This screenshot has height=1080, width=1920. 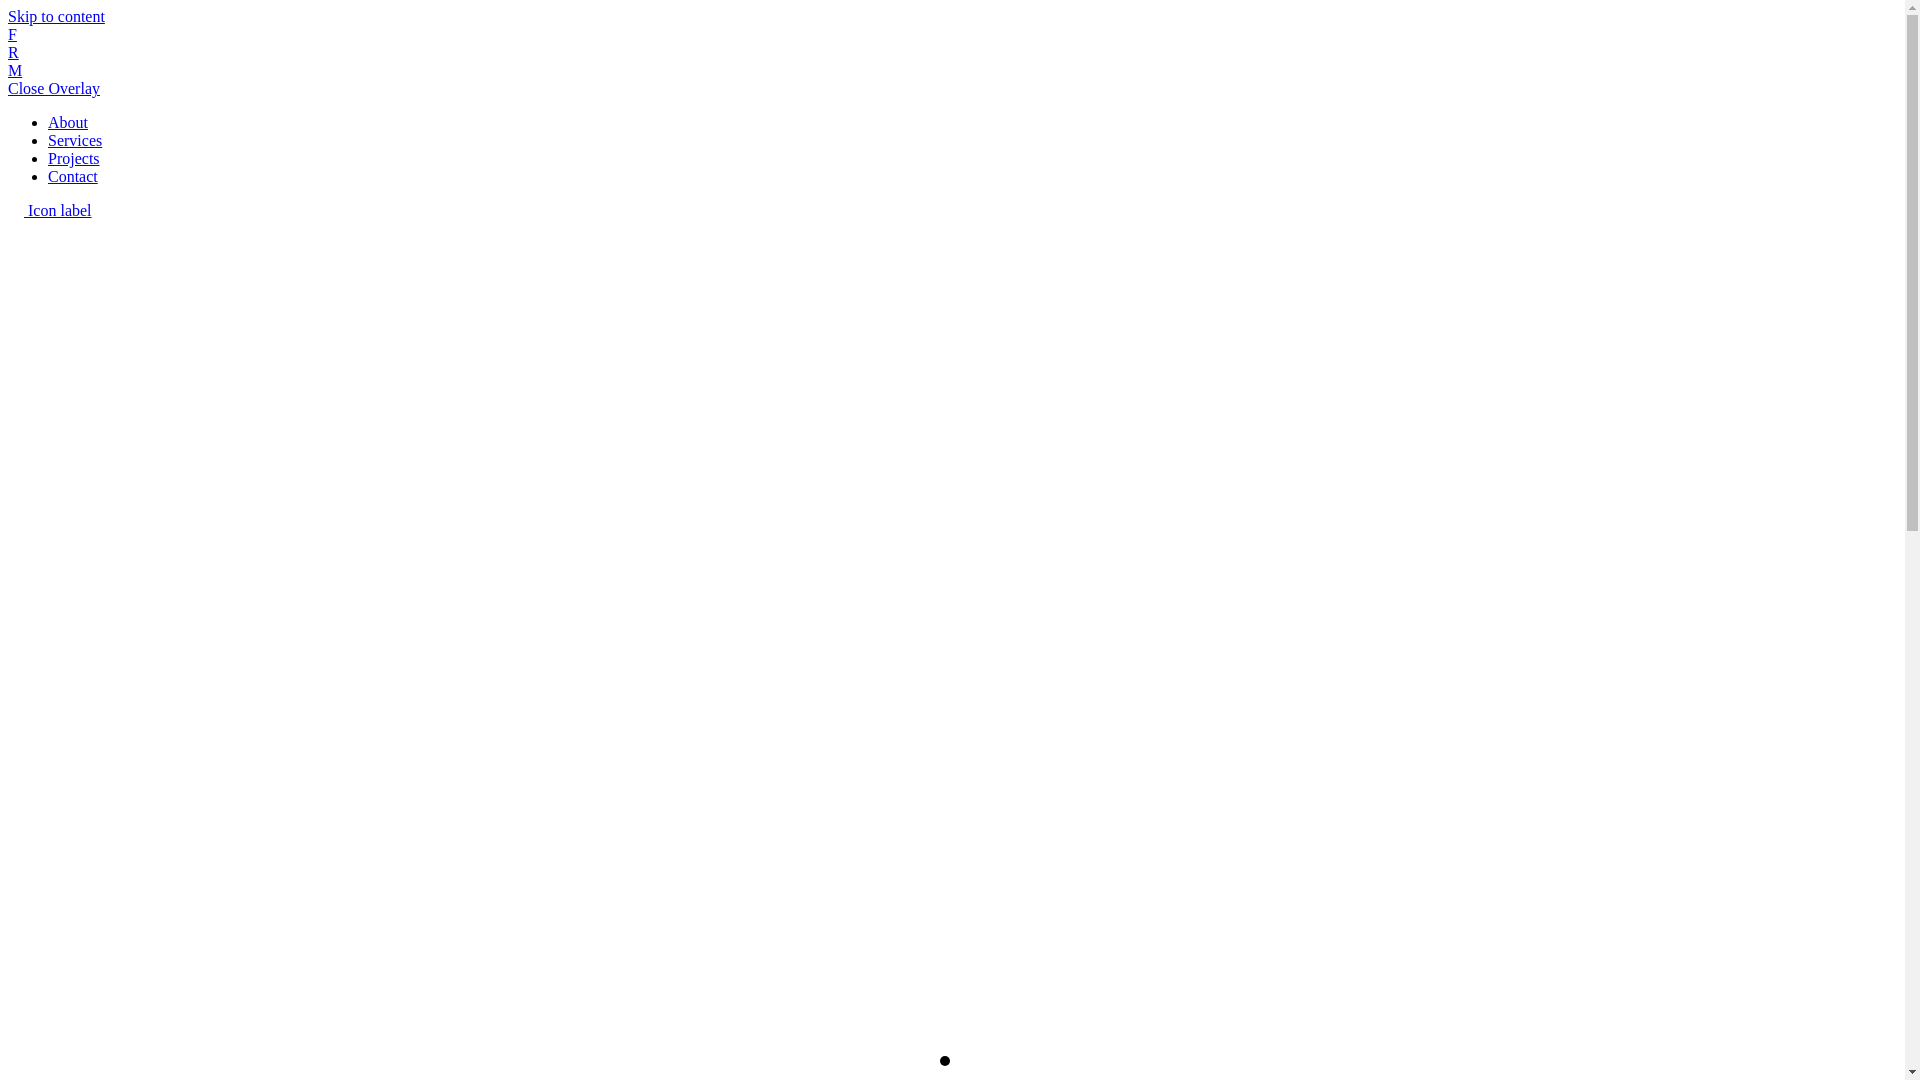 I want to click on 'Projects', so click(x=48, y=157).